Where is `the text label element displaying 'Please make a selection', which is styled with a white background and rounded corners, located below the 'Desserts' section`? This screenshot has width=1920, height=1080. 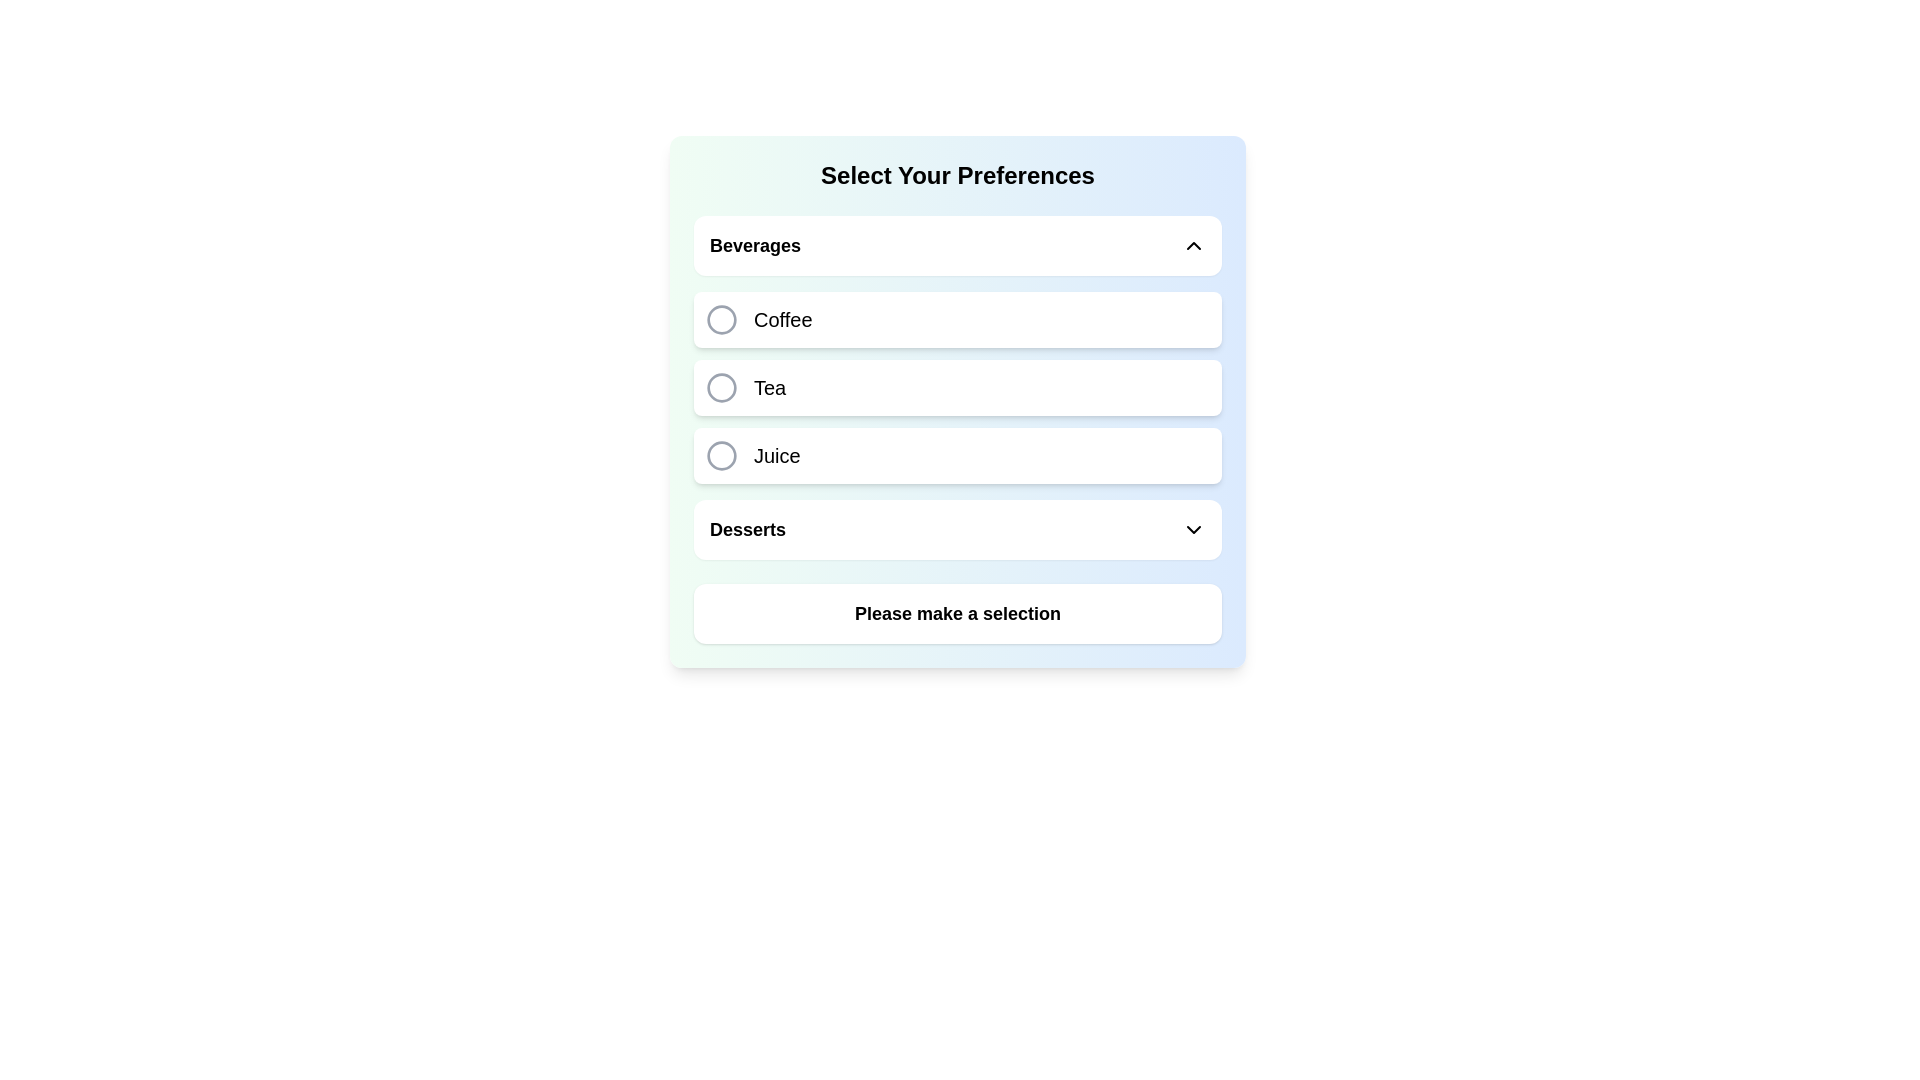
the text label element displaying 'Please make a selection', which is styled with a white background and rounded corners, located below the 'Desserts' section is located at coordinates (957, 612).